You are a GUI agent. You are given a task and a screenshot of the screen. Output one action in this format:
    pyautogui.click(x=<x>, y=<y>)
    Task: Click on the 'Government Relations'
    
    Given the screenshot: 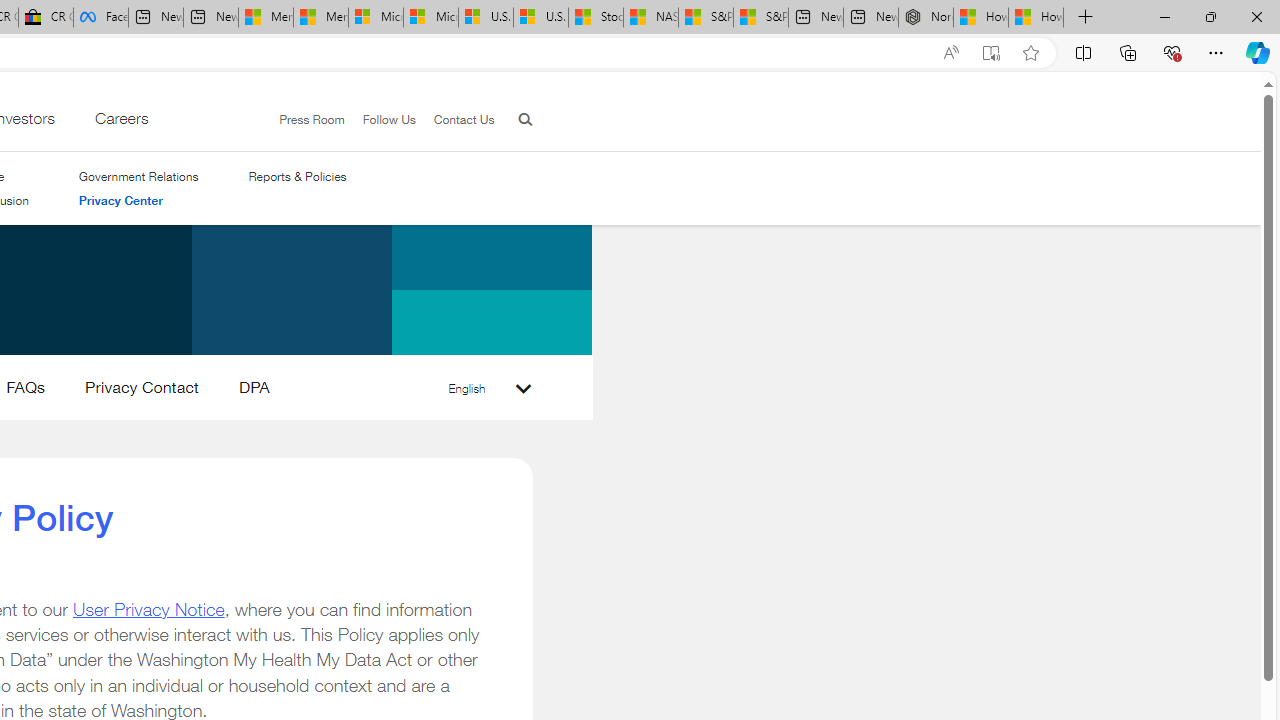 What is the action you would take?
    pyautogui.click(x=137, y=175)
    